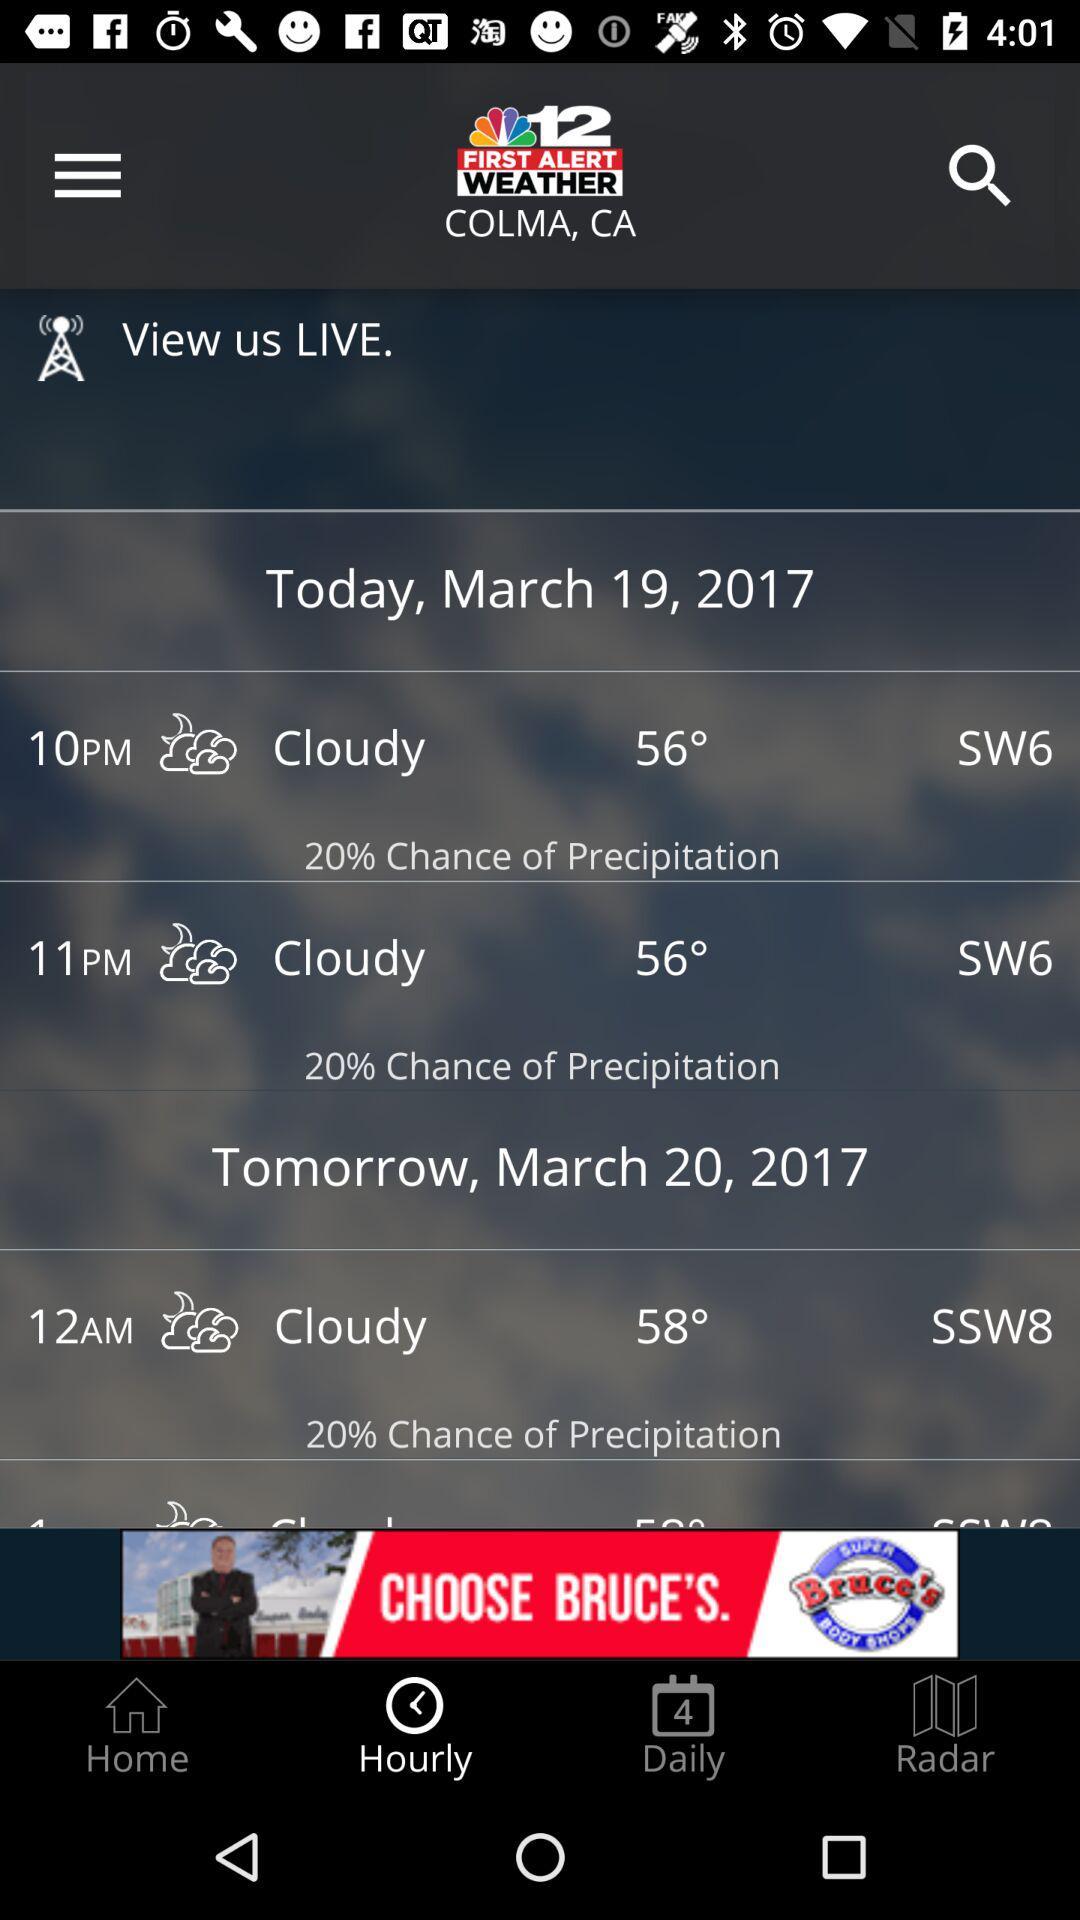 The width and height of the screenshot is (1080, 1920). I want to click on icon left side of view us live, so click(60, 347).